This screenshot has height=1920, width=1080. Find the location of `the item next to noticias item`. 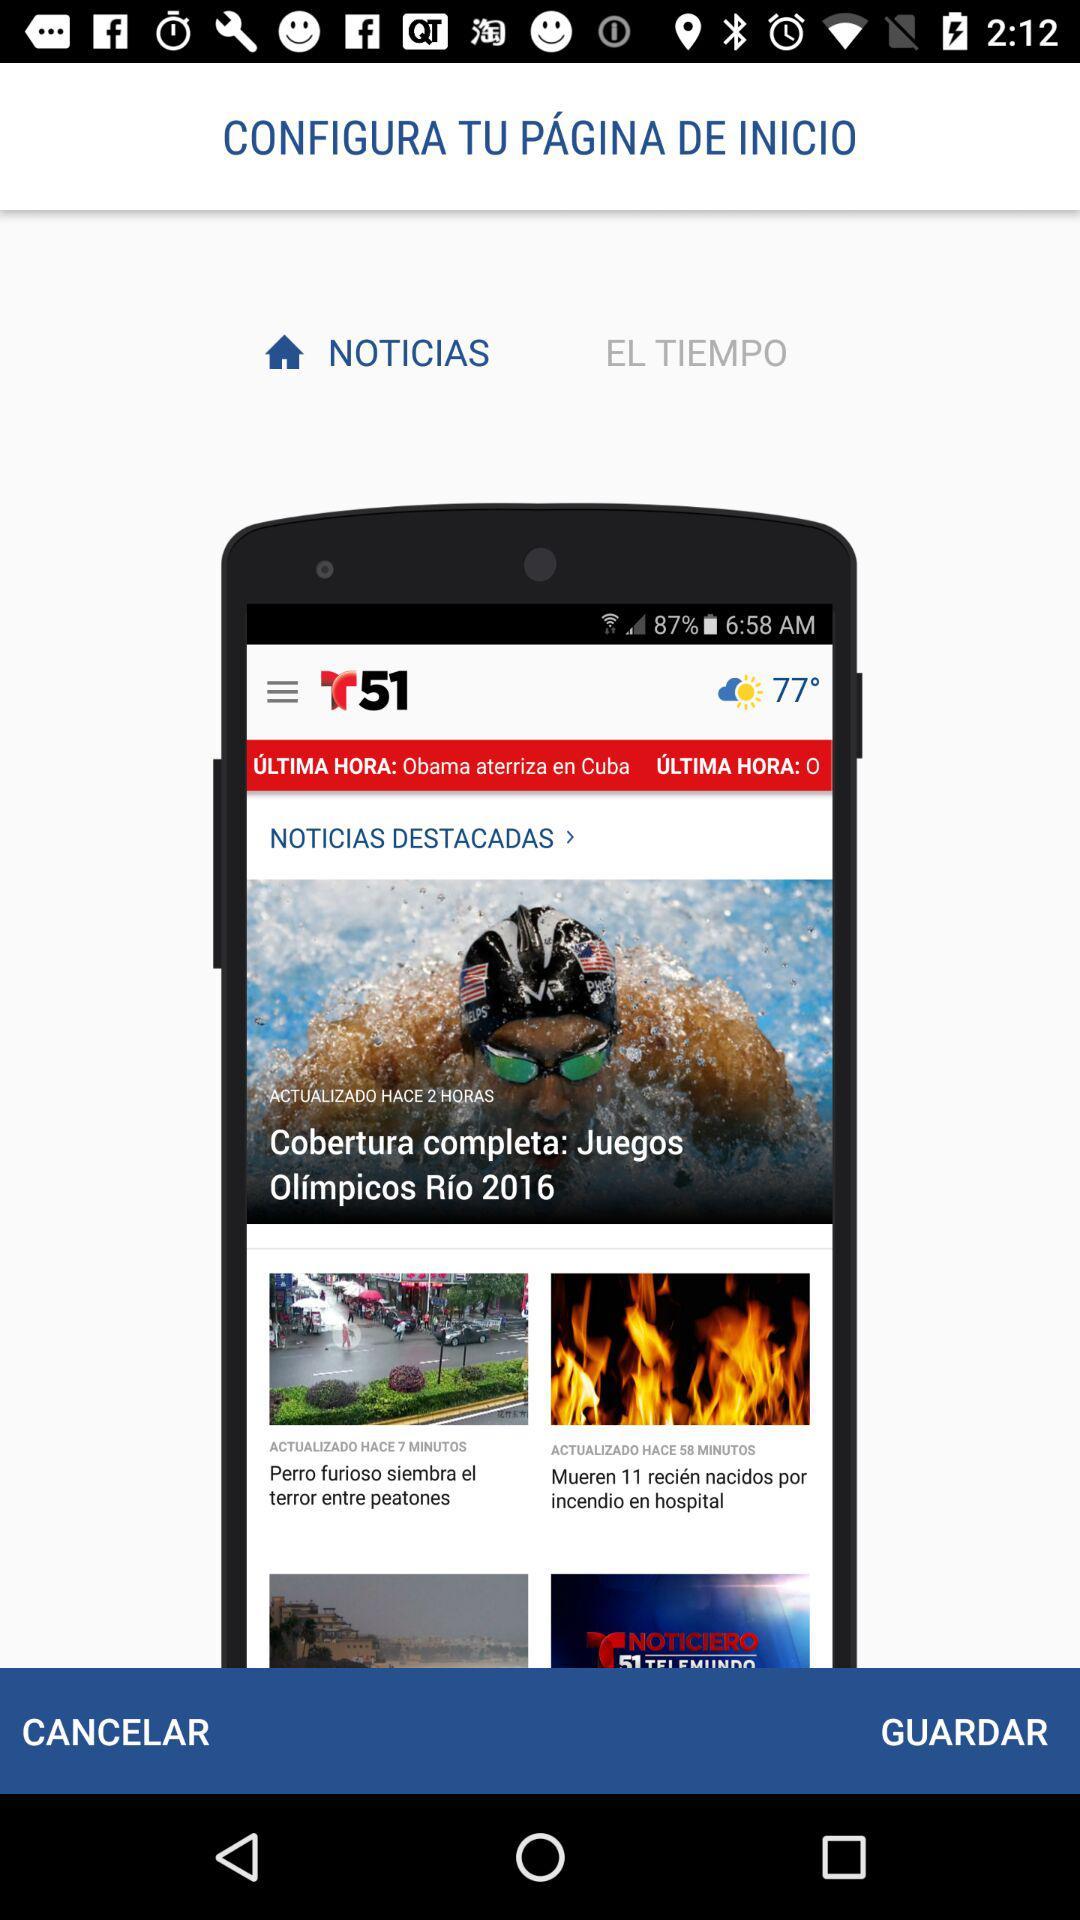

the item next to noticias item is located at coordinates (690, 351).